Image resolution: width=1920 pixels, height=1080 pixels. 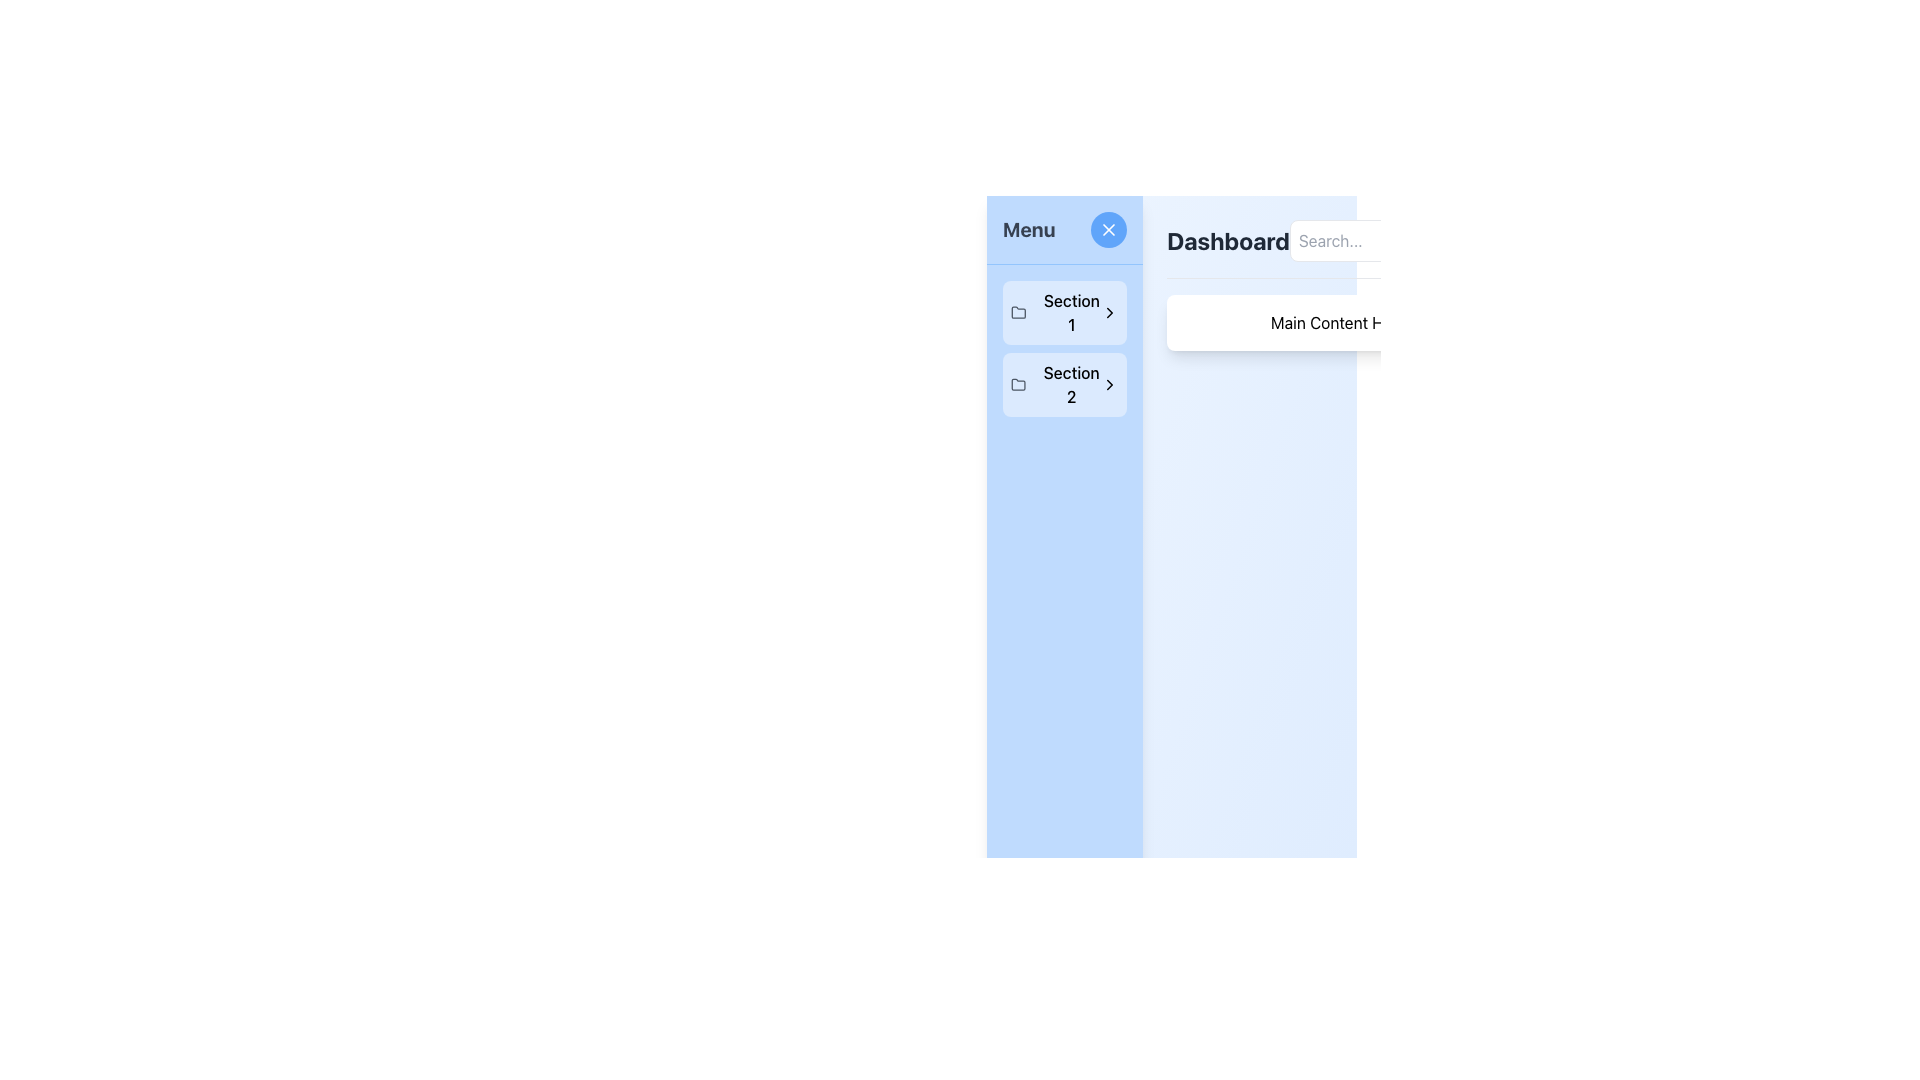 What do you see at coordinates (1399, 239) in the screenshot?
I see `the search bar located at the right end of the horizontal bar labeled 'Dashboard'` at bounding box center [1399, 239].